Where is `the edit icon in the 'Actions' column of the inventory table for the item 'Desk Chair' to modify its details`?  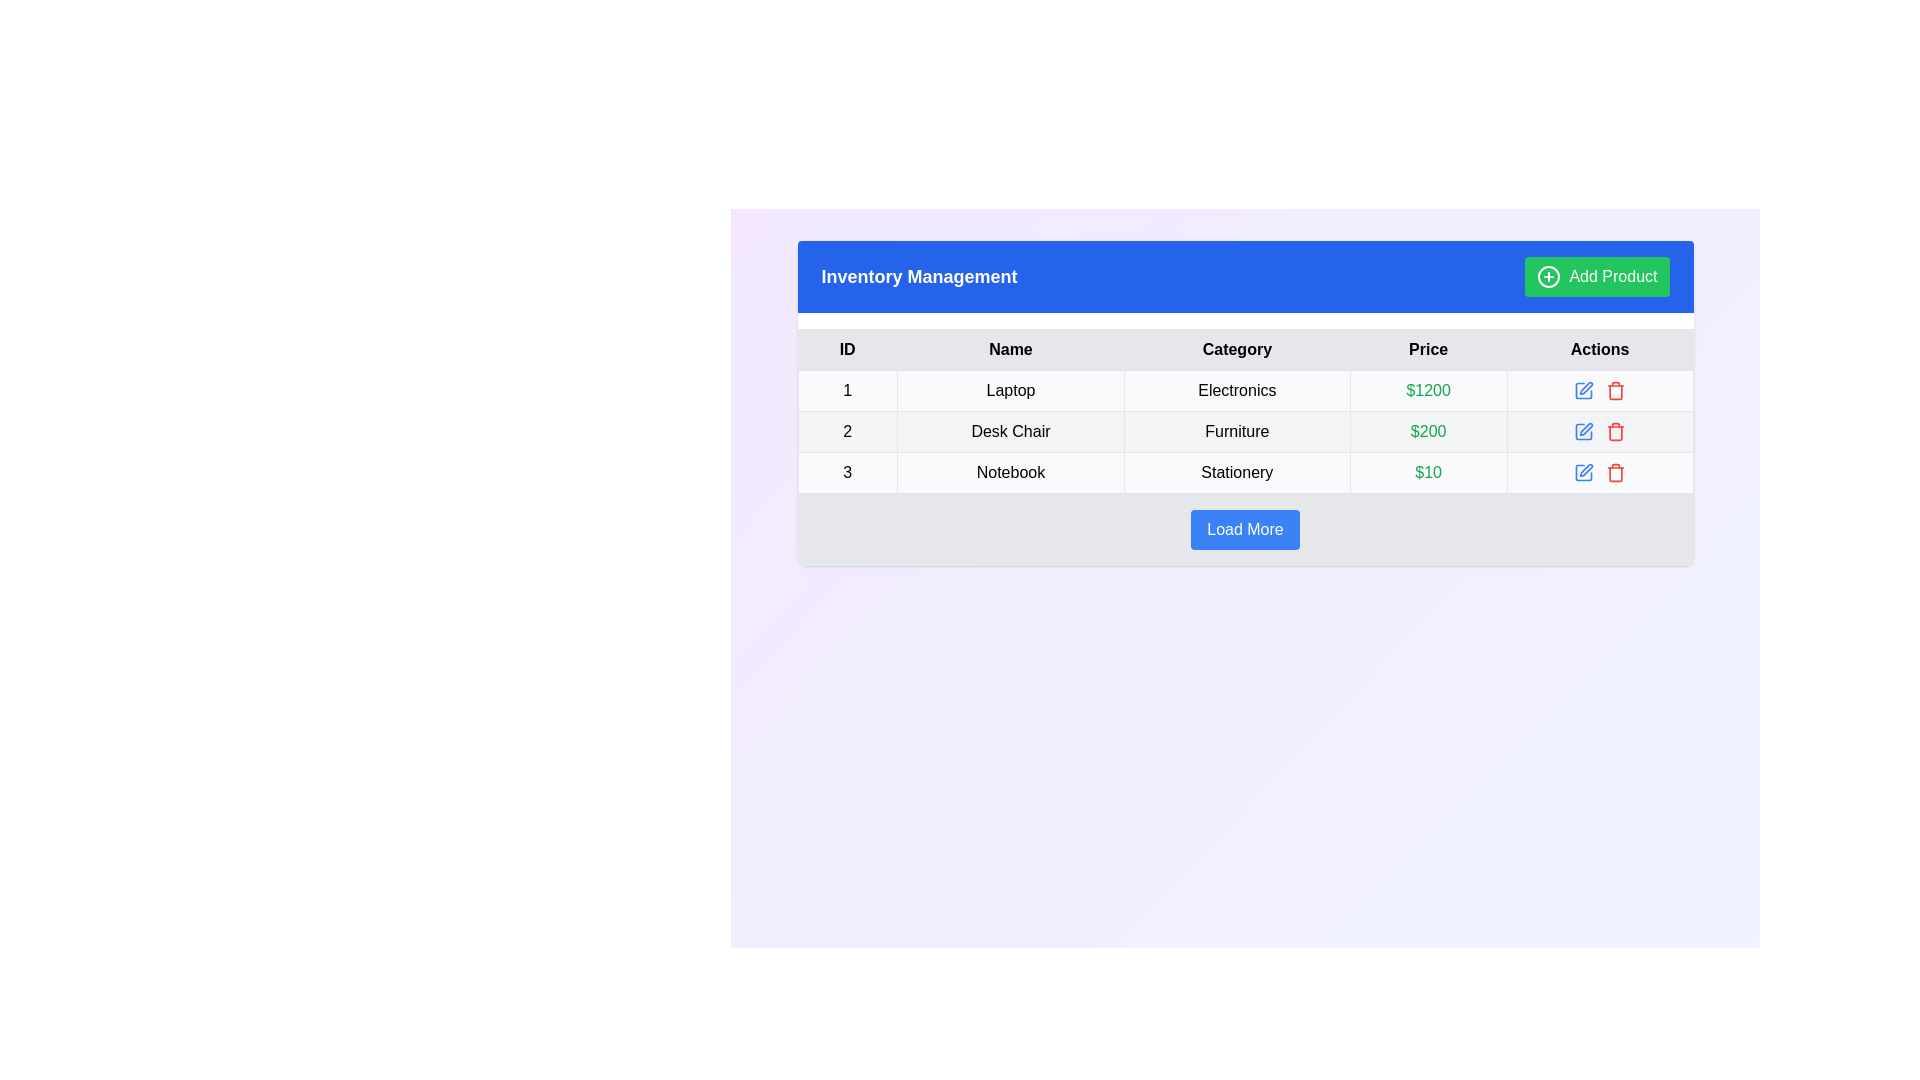 the edit icon in the 'Actions' column of the inventory table for the item 'Desk Chair' to modify its details is located at coordinates (1600, 431).